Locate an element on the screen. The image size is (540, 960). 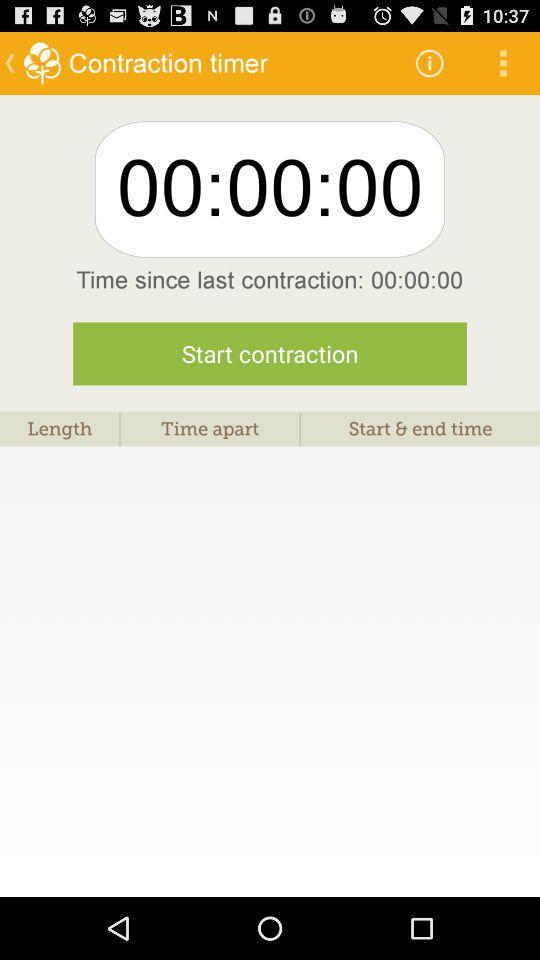
the start contraction item is located at coordinates (270, 353).